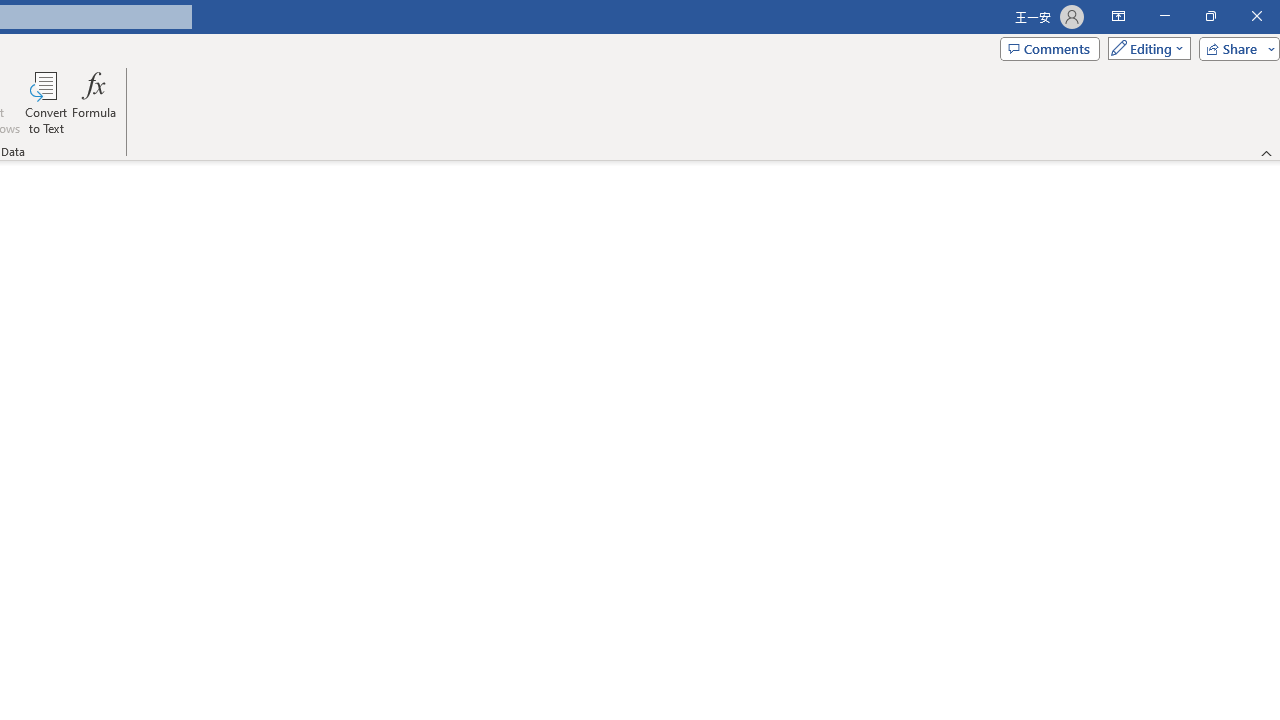 This screenshot has height=720, width=1280. I want to click on 'Editing', so click(1144, 47).